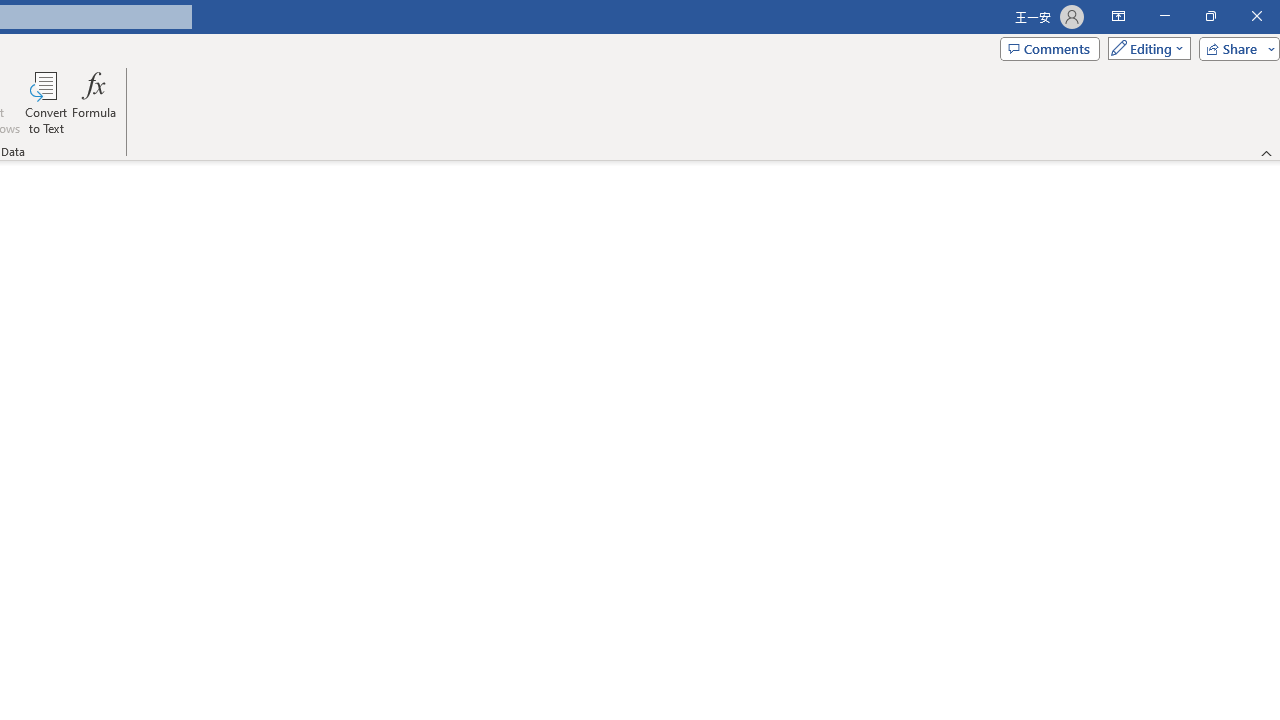 This screenshot has height=720, width=1280. I want to click on 'Editing', so click(1144, 47).